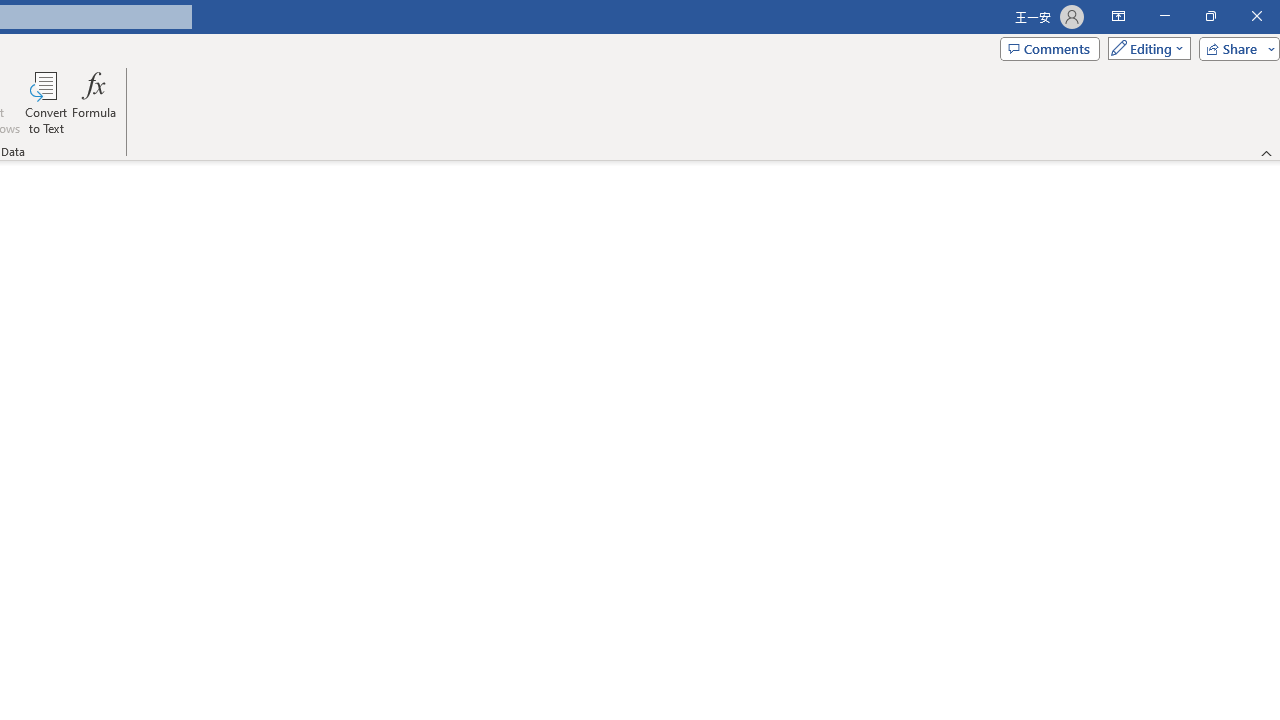 This screenshot has height=720, width=1280. I want to click on 'Editing', so click(1144, 47).